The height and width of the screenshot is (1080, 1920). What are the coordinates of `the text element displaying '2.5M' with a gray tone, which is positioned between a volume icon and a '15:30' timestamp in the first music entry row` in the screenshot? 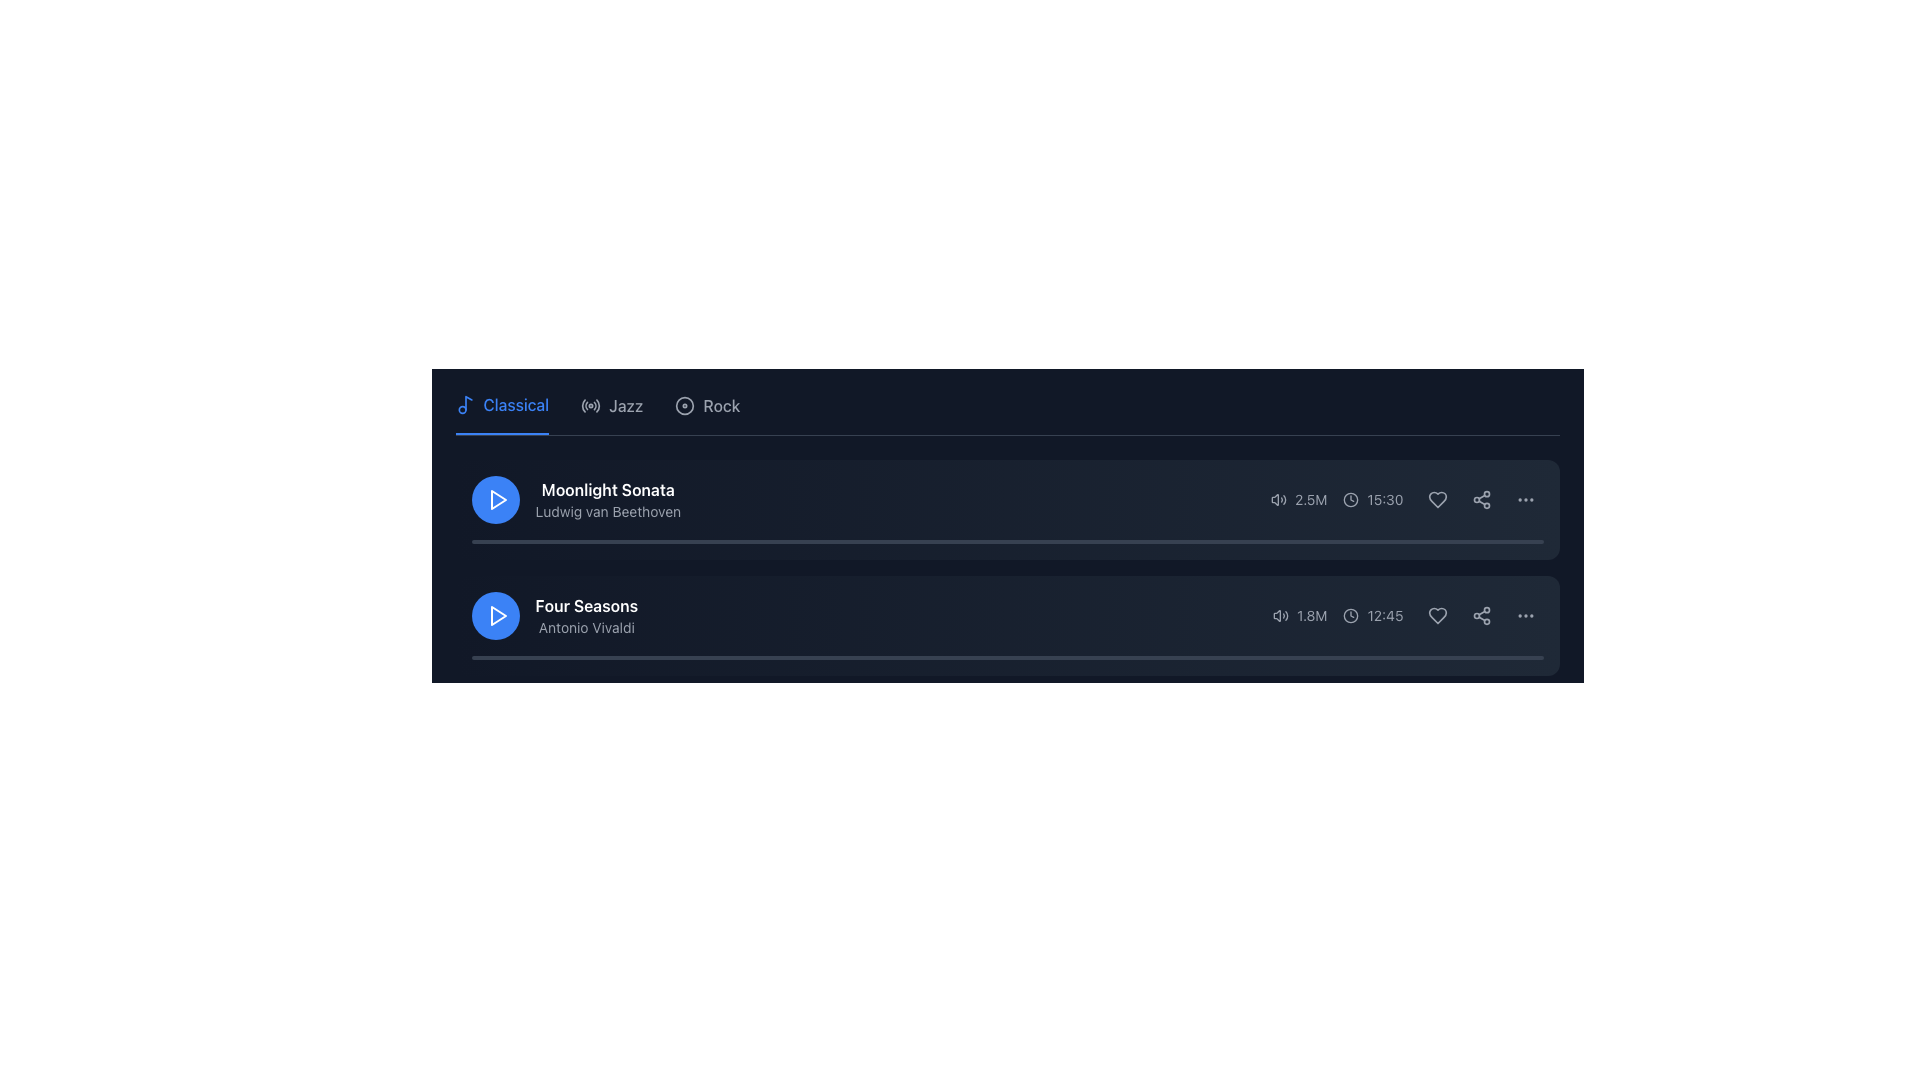 It's located at (1299, 499).